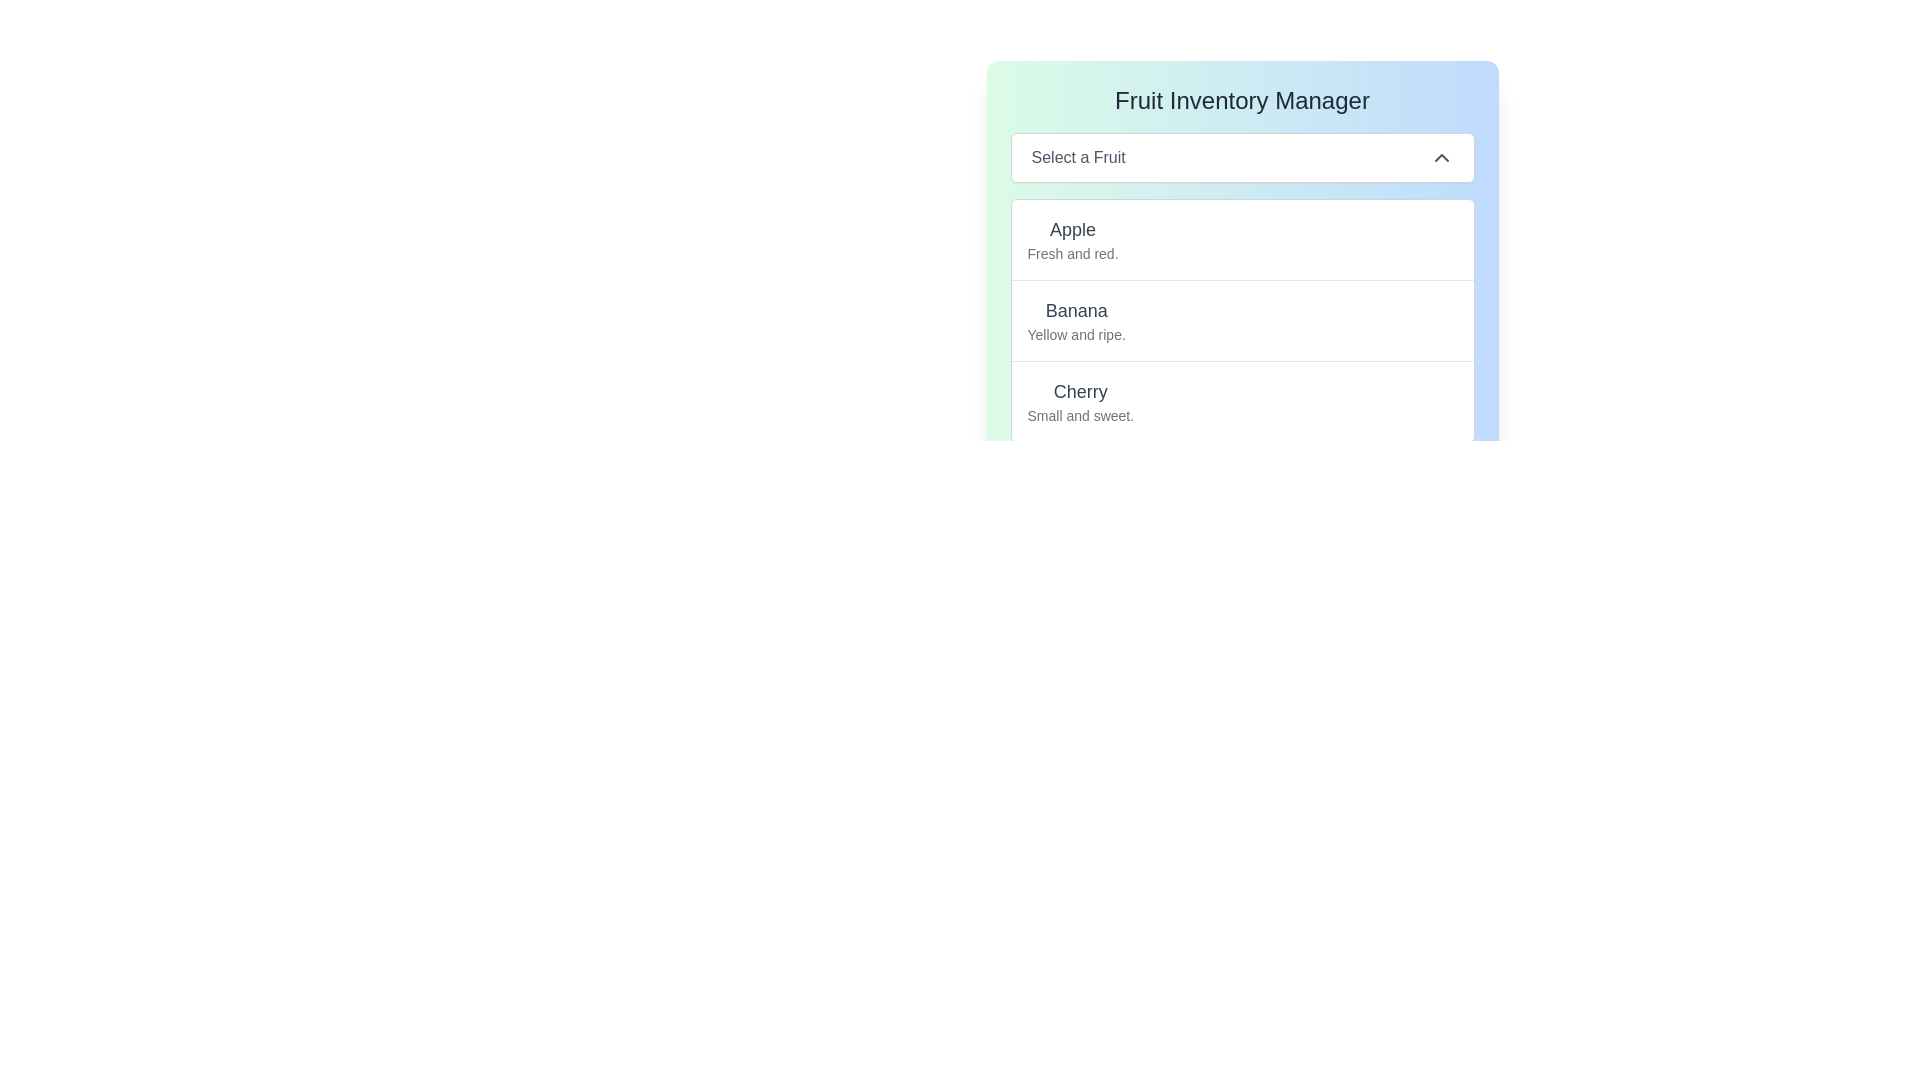 The height and width of the screenshot is (1080, 1920). What do you see at coordinates (1241, 401) in the screenshot?
I see `the List Item displaying 'Cherry' with the subtitle 'Small and sweet', which is the third item in a list of three items` at bounding box center [1241, 401].